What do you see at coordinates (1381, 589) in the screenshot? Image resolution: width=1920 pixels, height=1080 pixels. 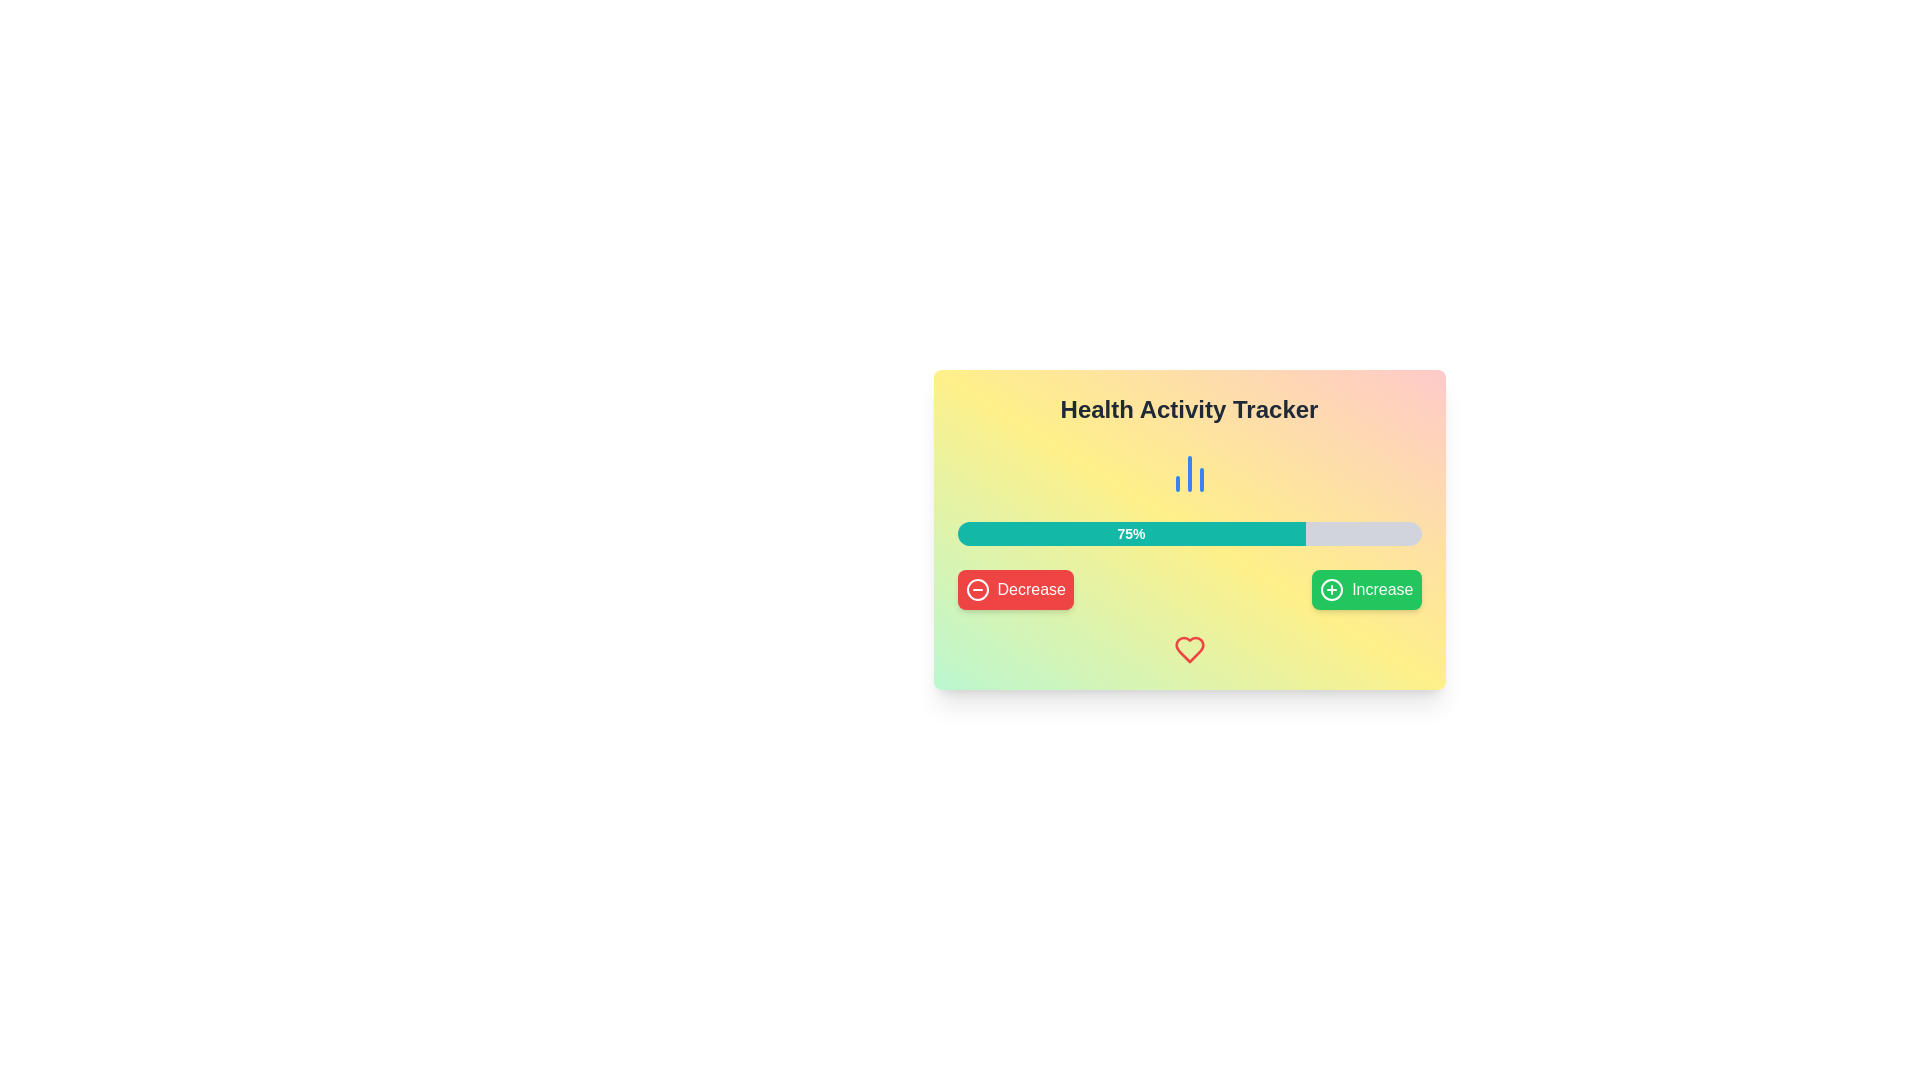 I see `the button containing the text label that signifies the action of incrementing or adding to an associated value, located on the far right of the button group` at bounding box center [1381, 589].